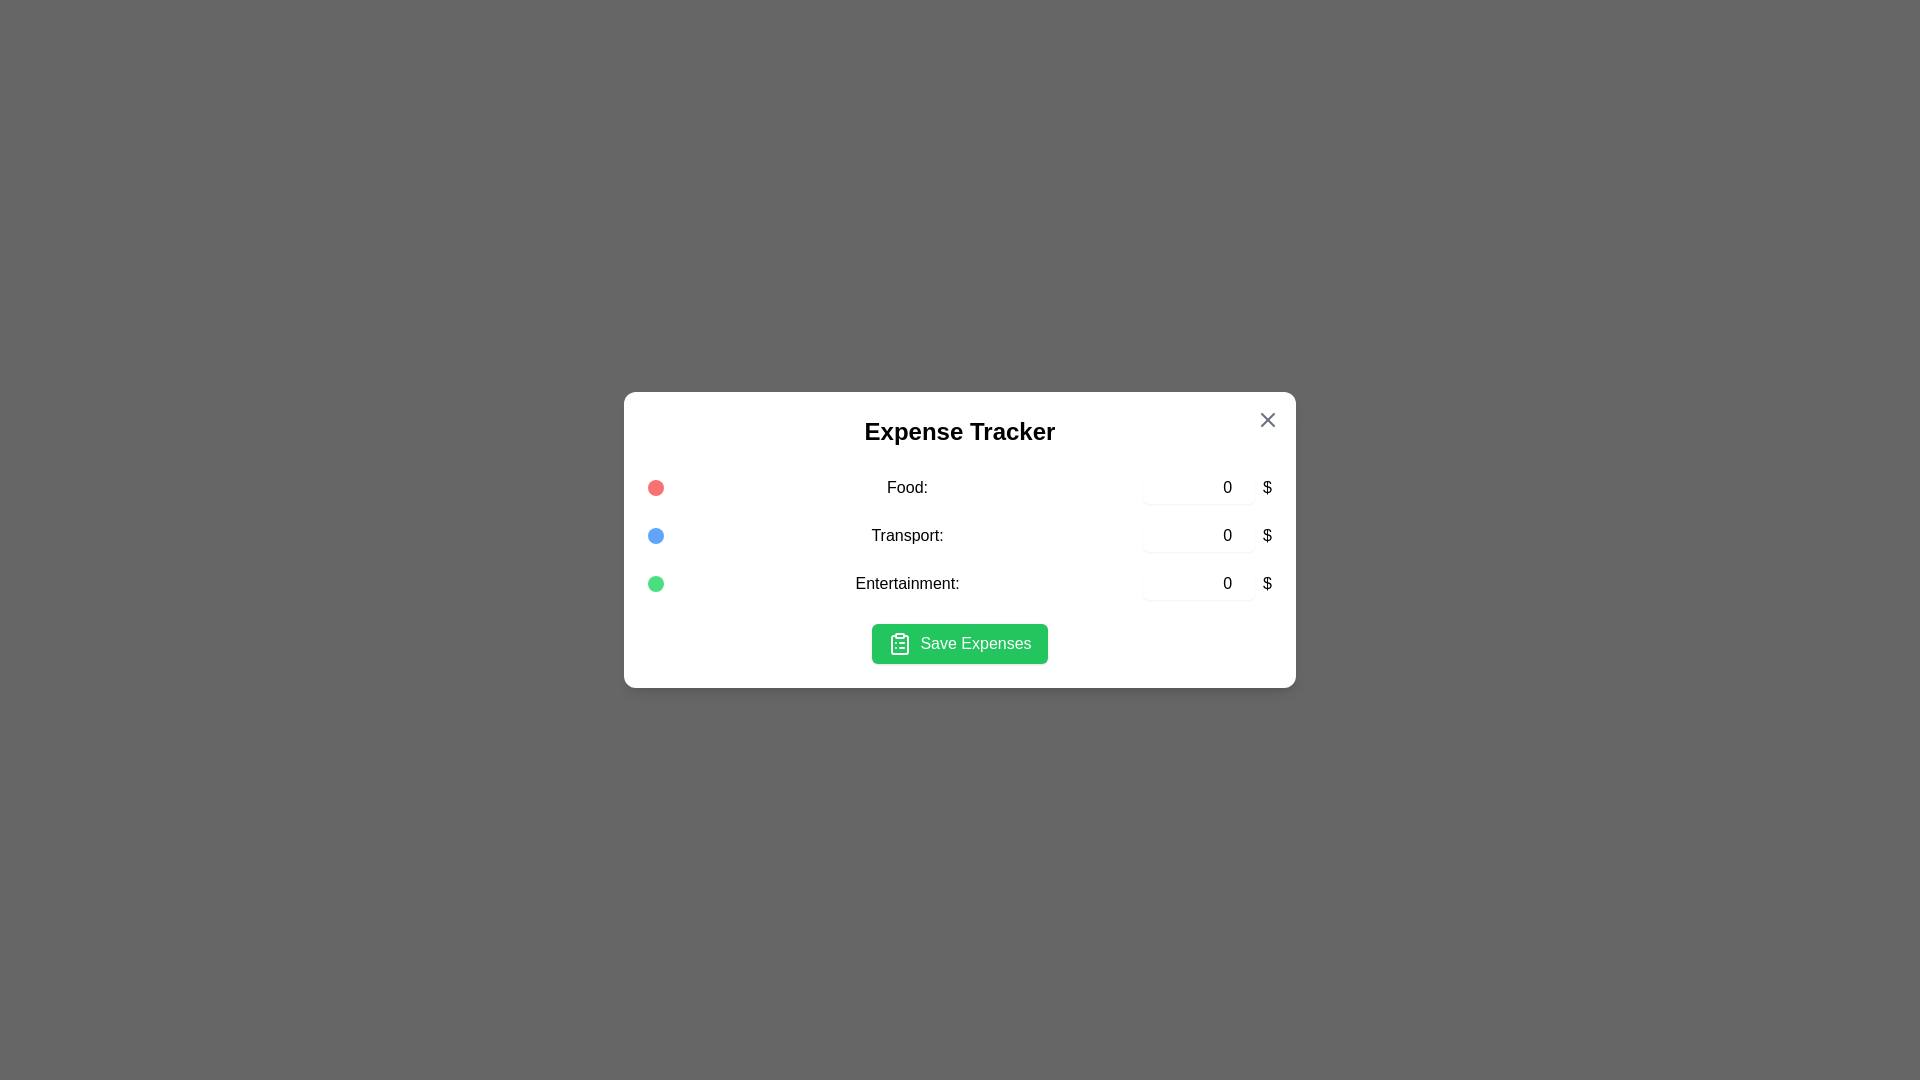 Image resolution: width=1920 pixels, height=1080 pixels. Describe the element at coordinates (1199, 488) in the screenshot. I see `the expense amount for the 'Food' category to 588` at that location.